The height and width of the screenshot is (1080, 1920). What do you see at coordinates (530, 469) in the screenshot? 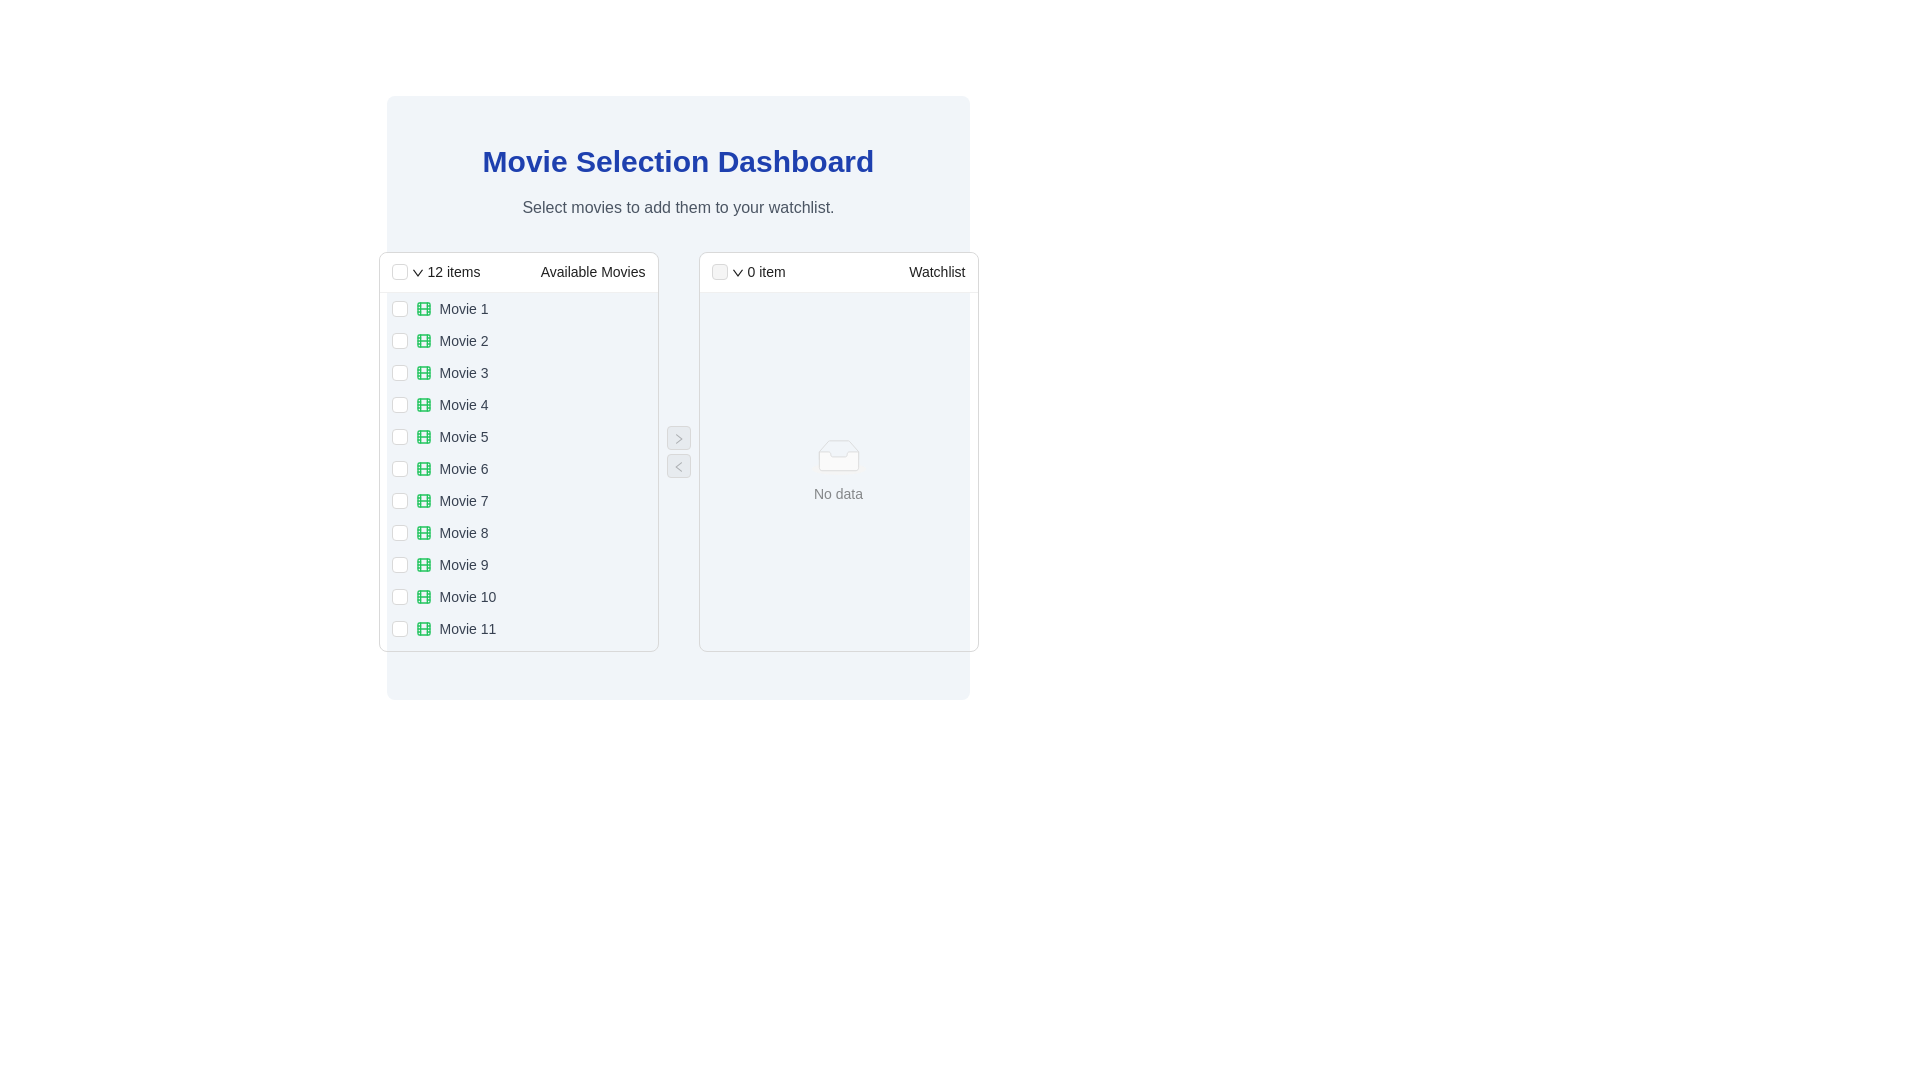
I see `the 'Movie 6' text element with the film icon from the 'Available Movies' section` at bounding box center [530, 469].